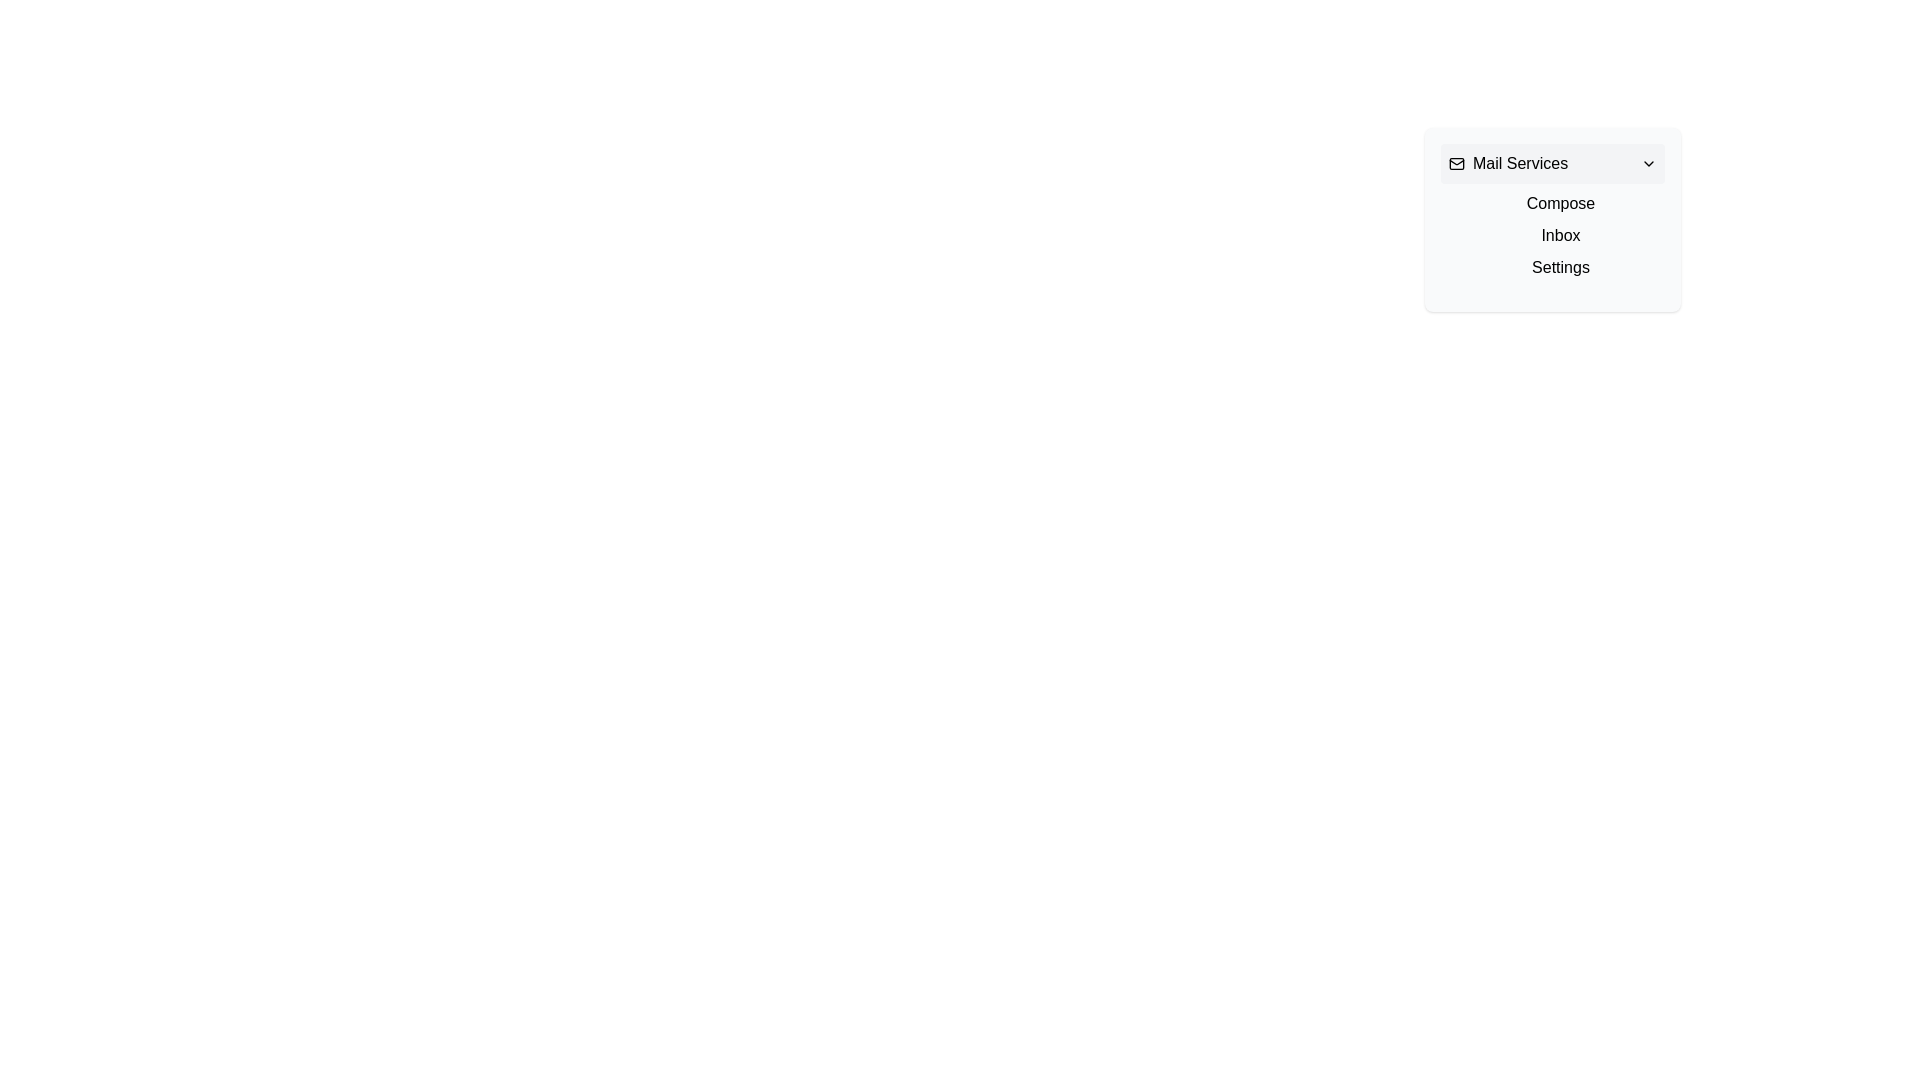 The height and width of the screenshot is (1080, 1920). What do you see at coordinates (1559, 234) in the screenshot?
I see `the 'Inbox' text link styled in black, located in the second position of the vertical list of options` at bounding box center [1559, 234].